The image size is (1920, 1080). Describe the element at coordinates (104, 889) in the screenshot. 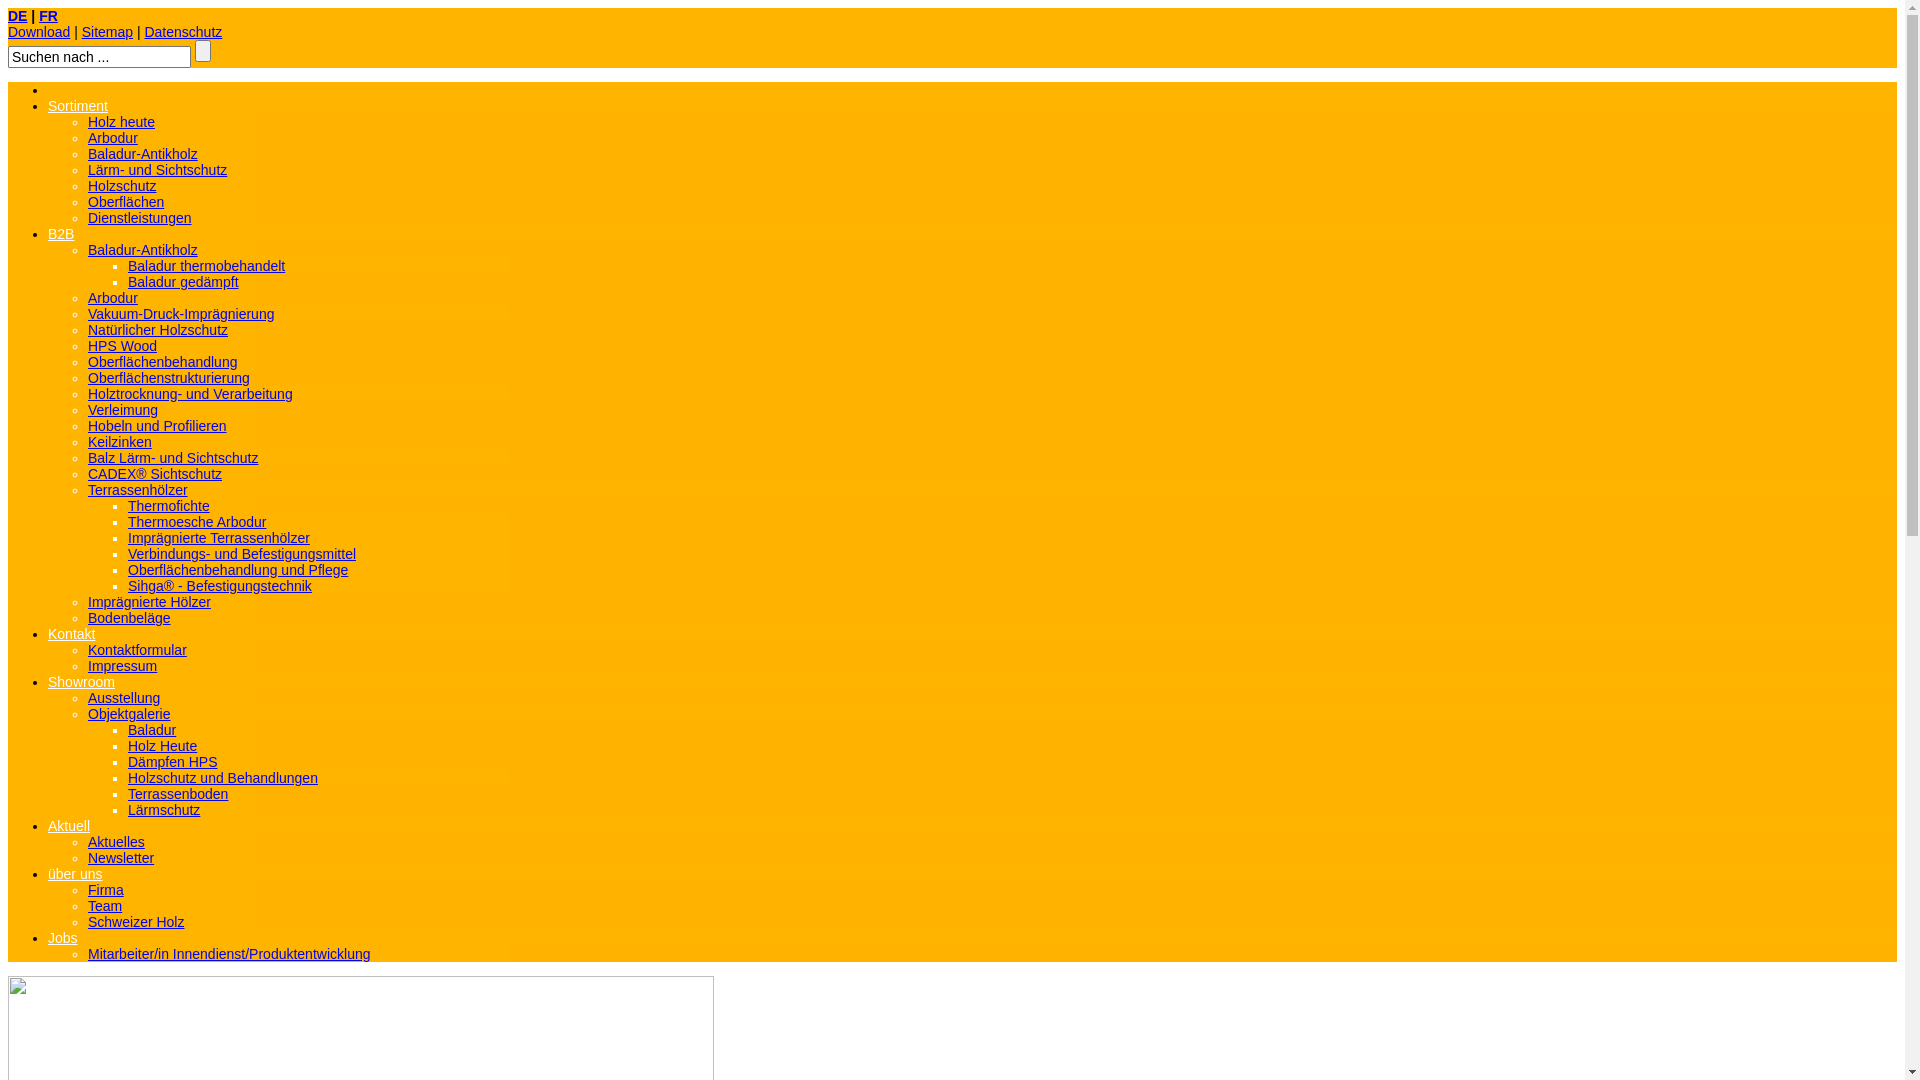

I see `'Firma'` at that location.